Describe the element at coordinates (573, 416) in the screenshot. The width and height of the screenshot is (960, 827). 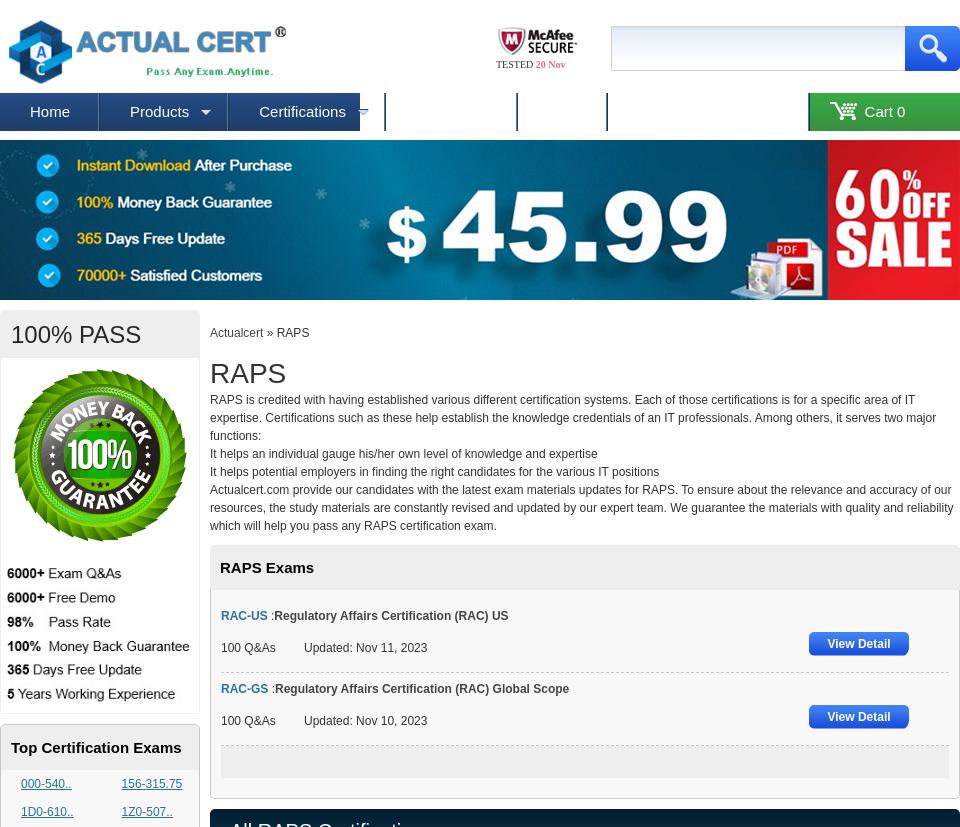
I see `'RAPS is credited with having established various different certification systems. Each of those certifications is for a specific area of IT expertise. Certifications such as these help establish the knowledge credentials of an IT professionals. Among others, it serves two major functions:'` at that location.